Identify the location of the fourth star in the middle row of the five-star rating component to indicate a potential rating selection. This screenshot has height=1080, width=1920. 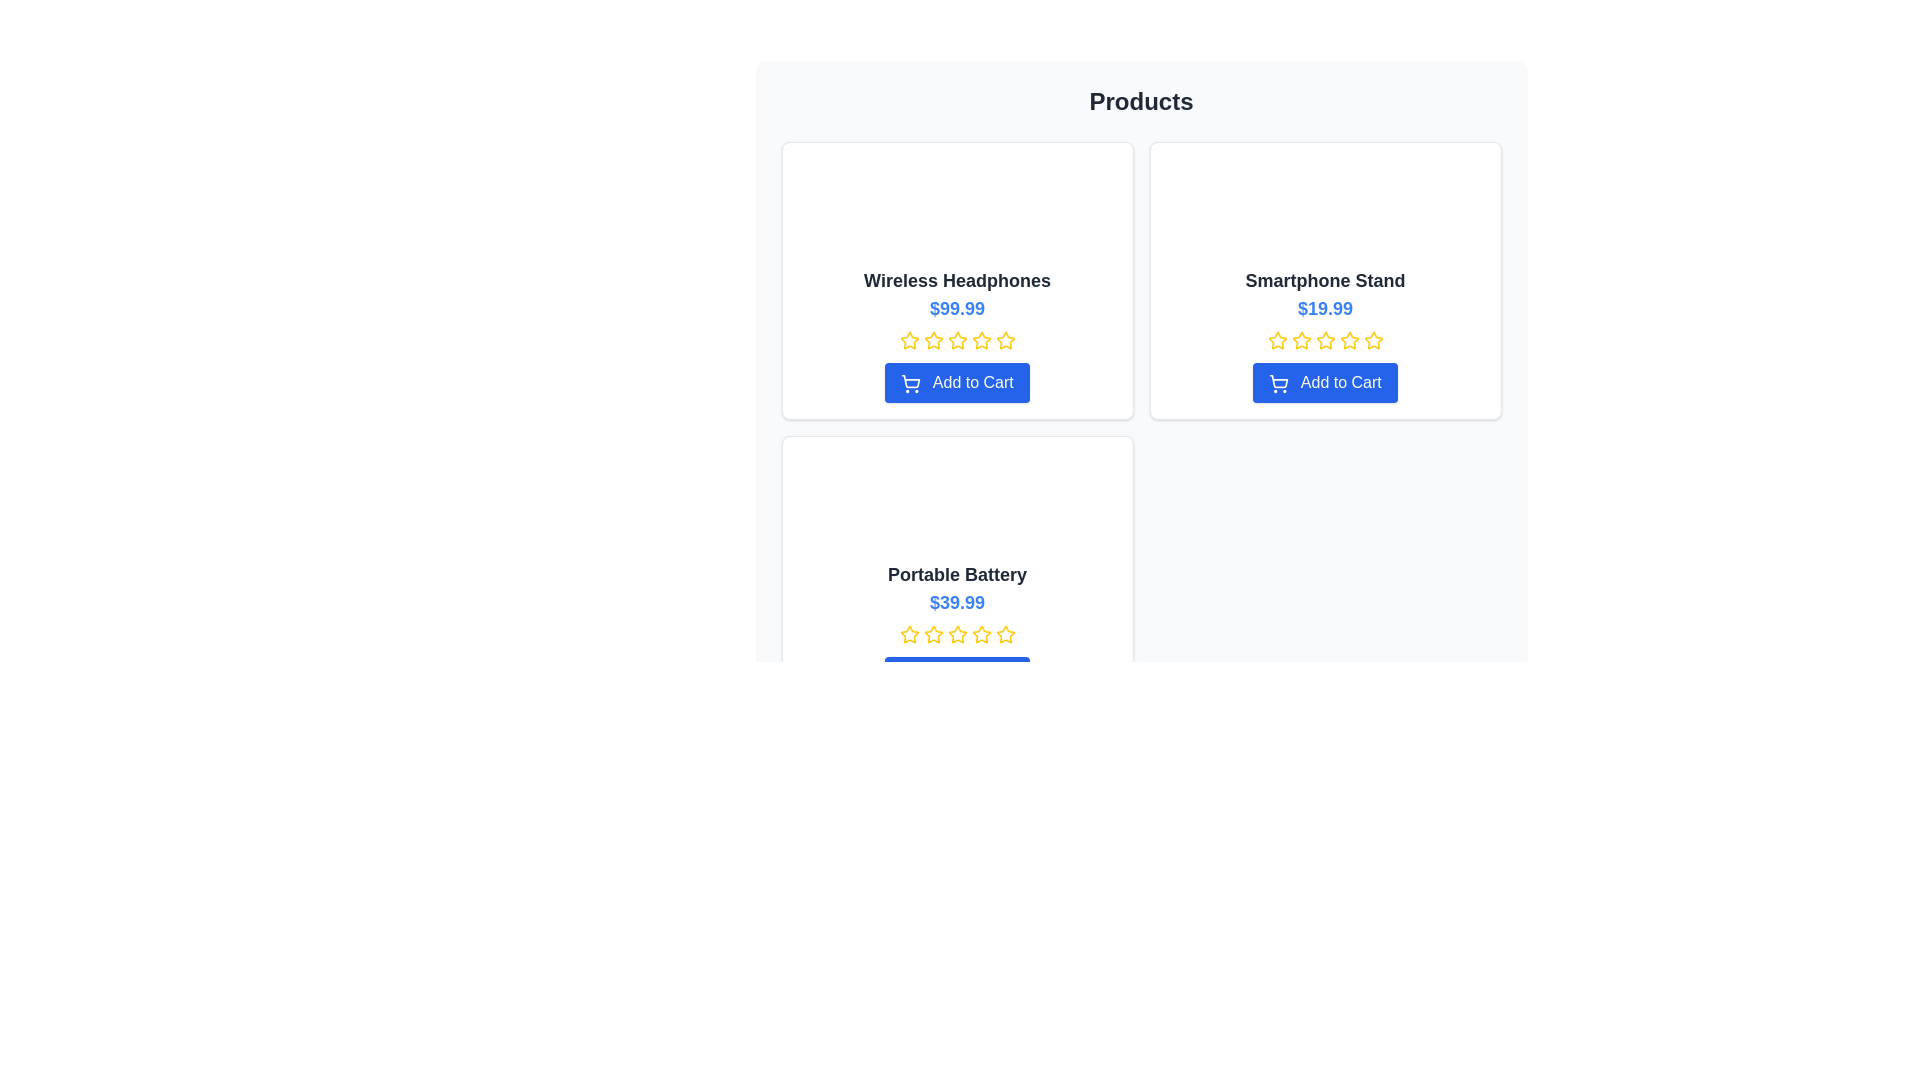
(981, 339).